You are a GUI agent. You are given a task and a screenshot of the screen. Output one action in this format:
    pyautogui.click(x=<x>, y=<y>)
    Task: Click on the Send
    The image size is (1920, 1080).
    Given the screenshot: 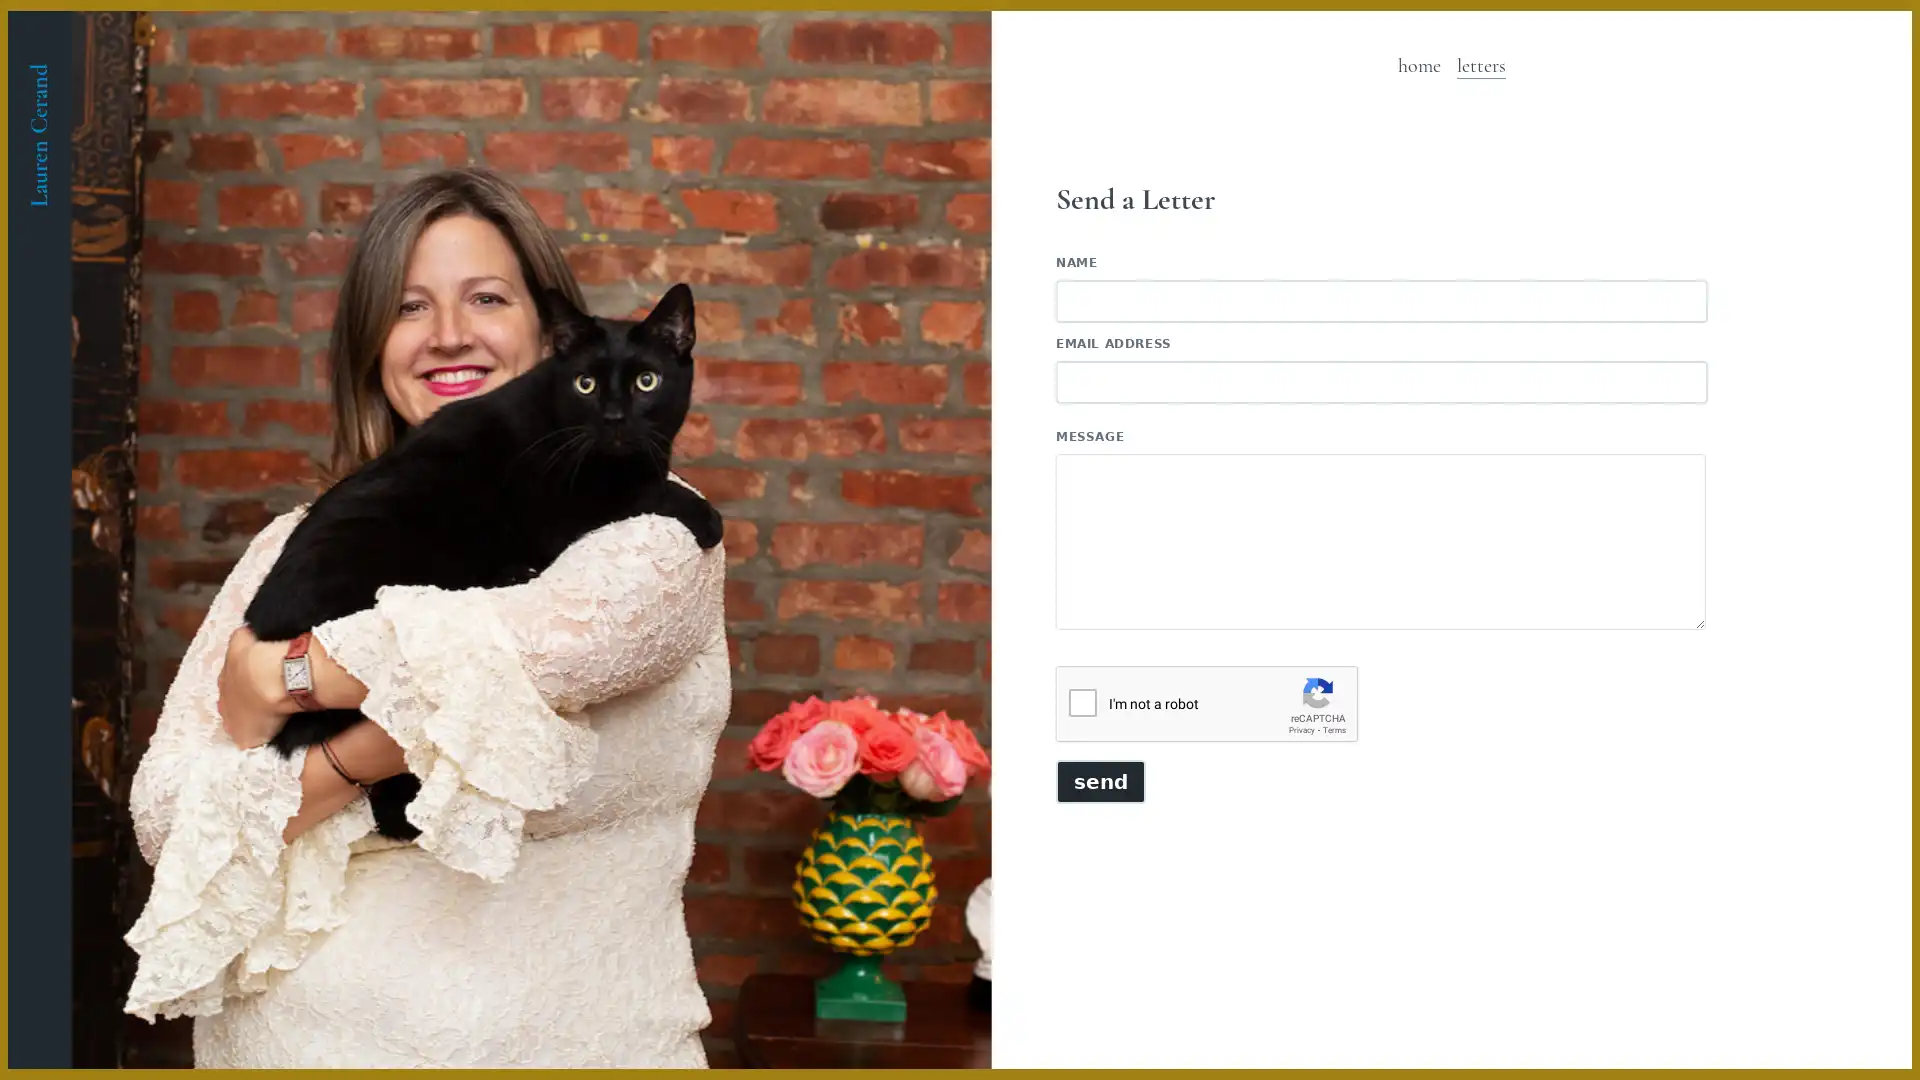 What is the action you would take?
    pyautogui.click(x=1099, y=781)
    